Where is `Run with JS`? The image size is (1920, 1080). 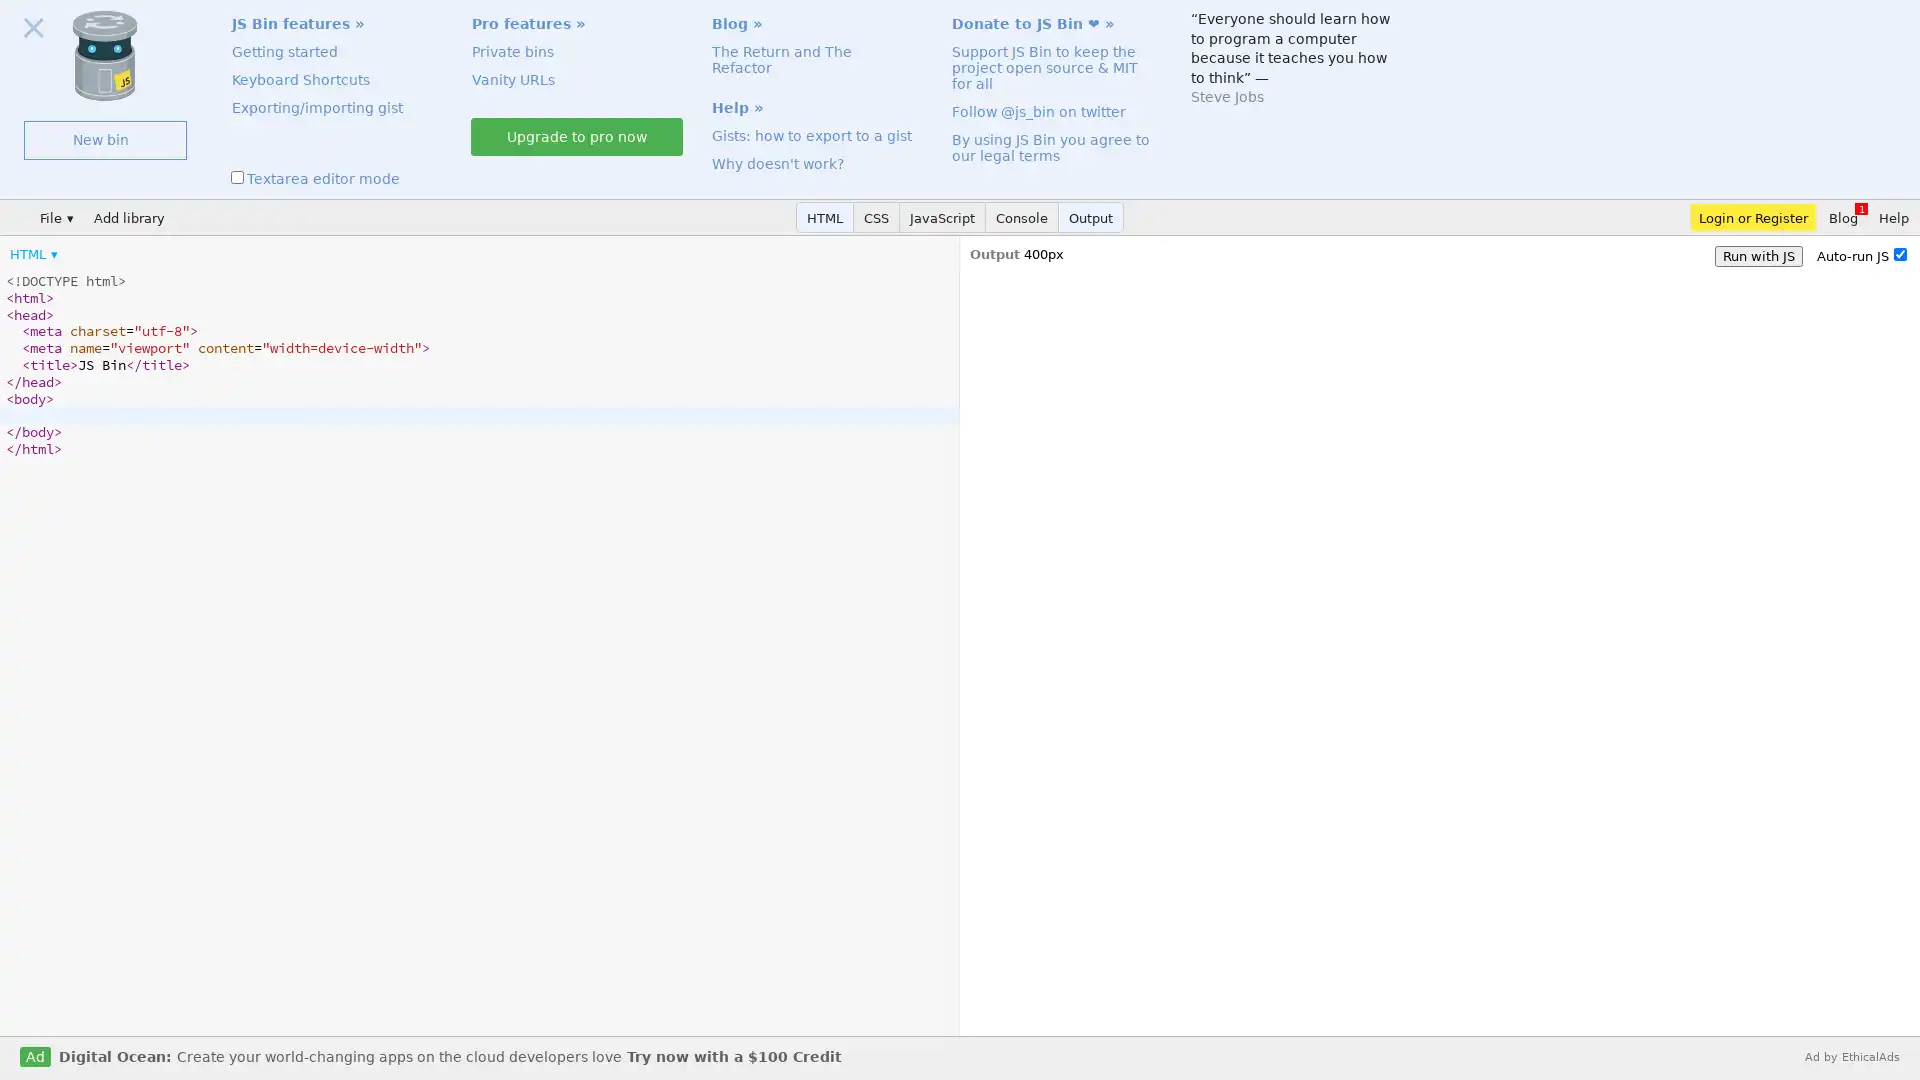
Run with JS is located at coordinates (1757, 255).